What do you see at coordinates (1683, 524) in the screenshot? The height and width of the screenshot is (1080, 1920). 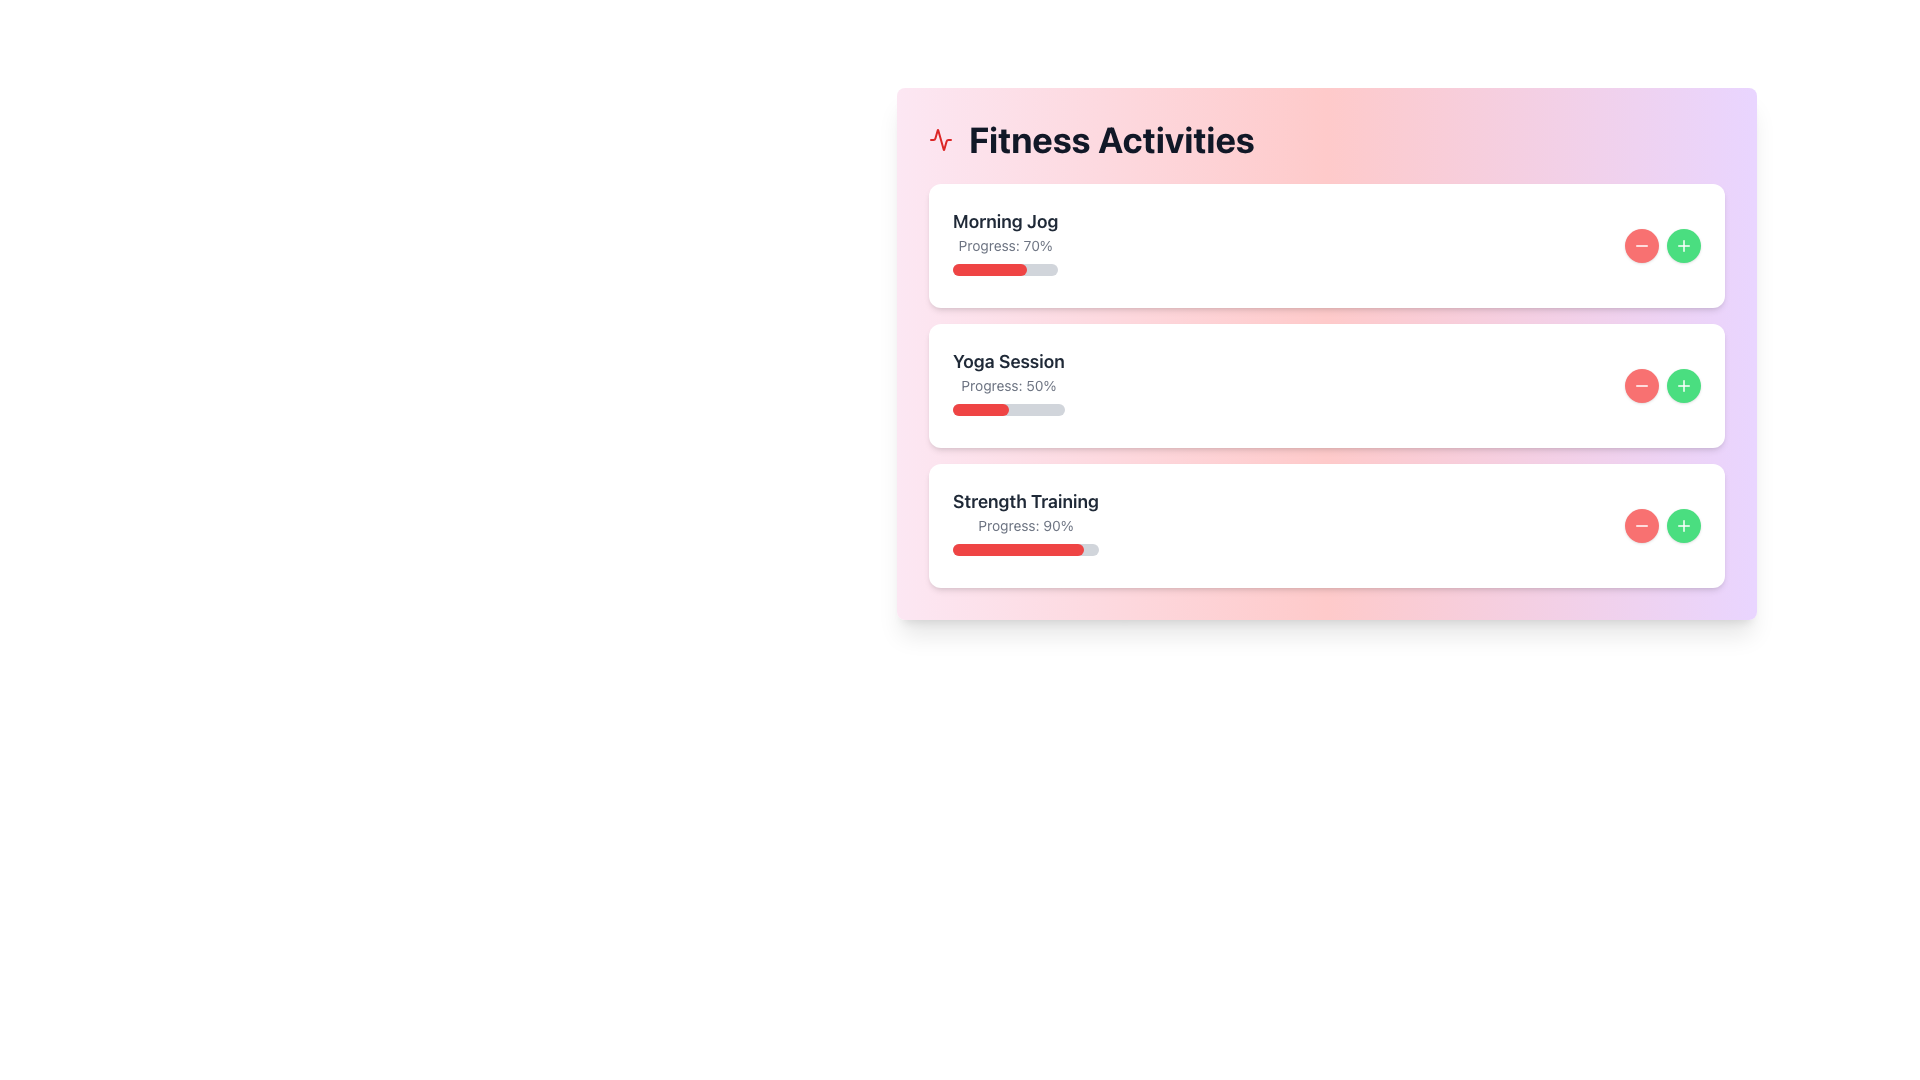 I see `the interactive button used to increment the value for the 'Strength Training' activity, located in the third row to the far right next to a red circular button with a minus icon` at bounding box center [1683, 524].